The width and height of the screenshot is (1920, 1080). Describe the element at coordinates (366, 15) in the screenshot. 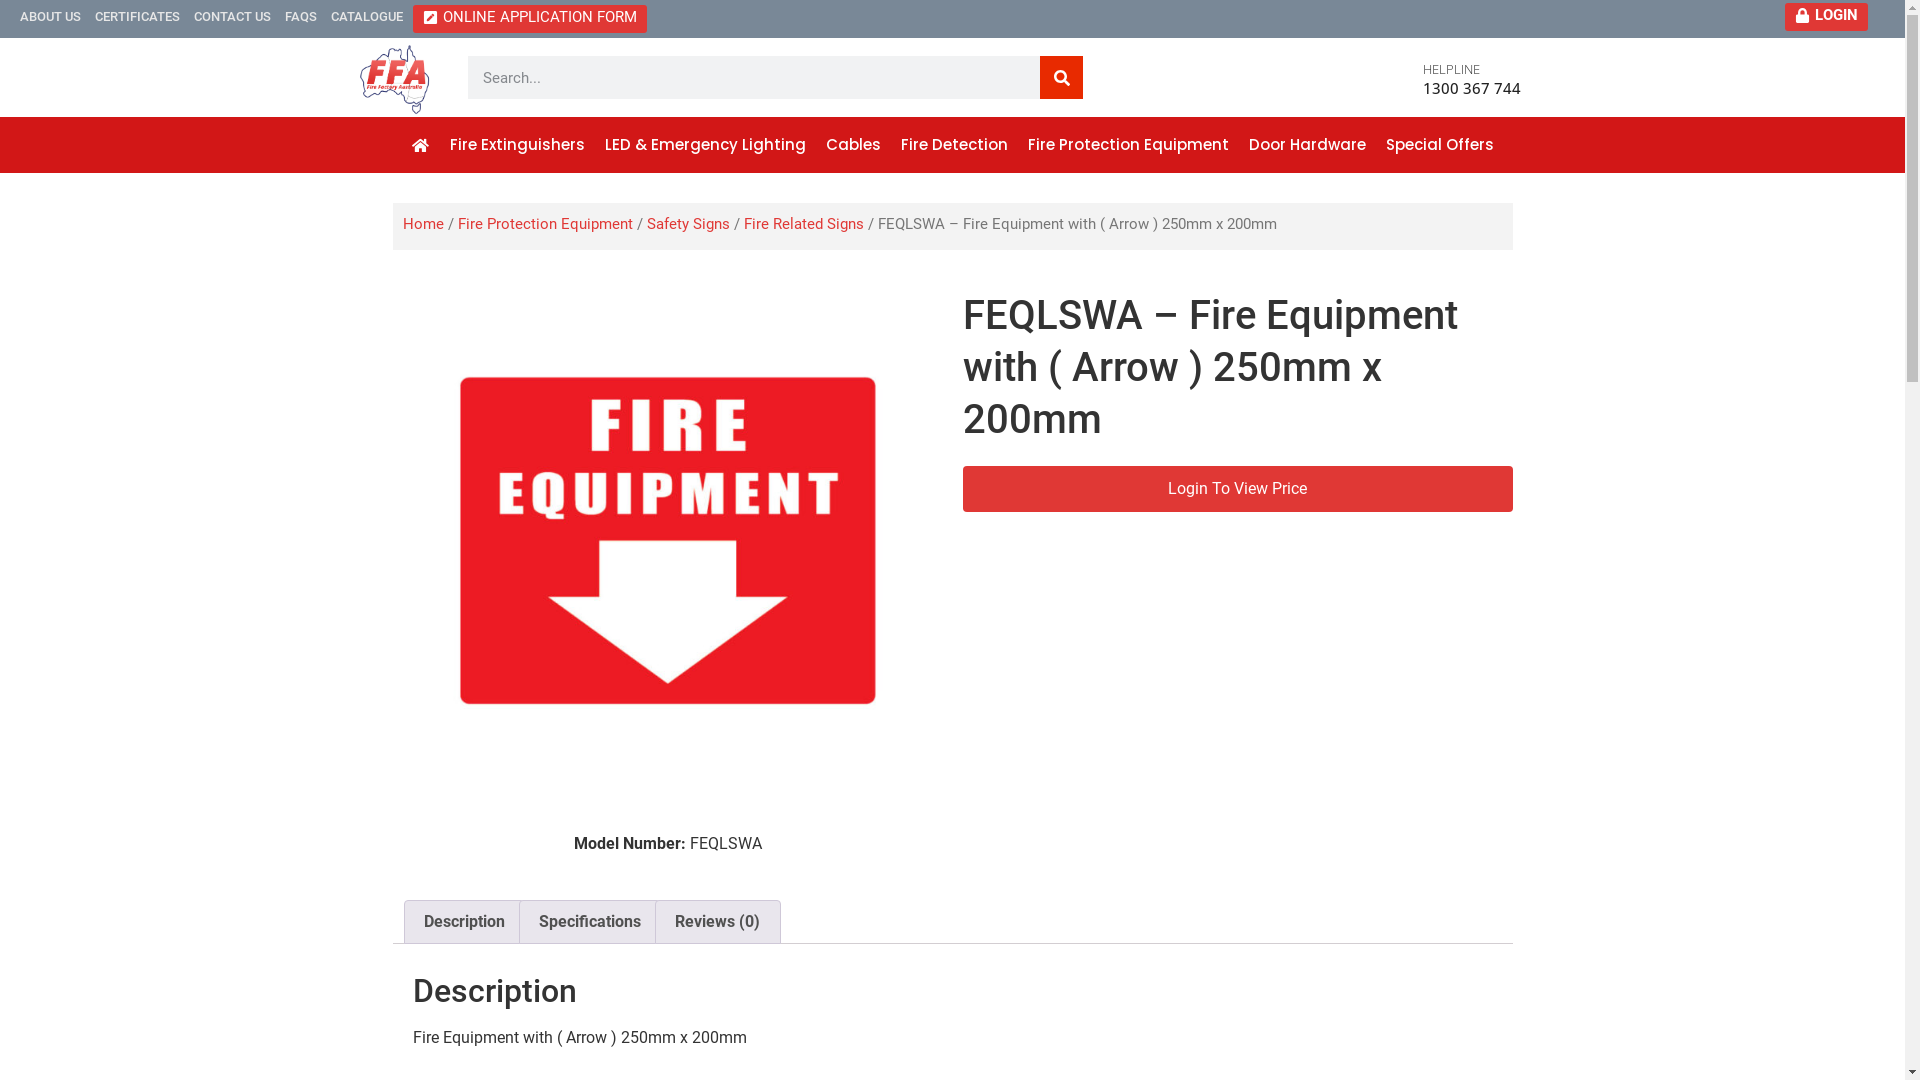

I see `'CATALOGUE'` at that location.